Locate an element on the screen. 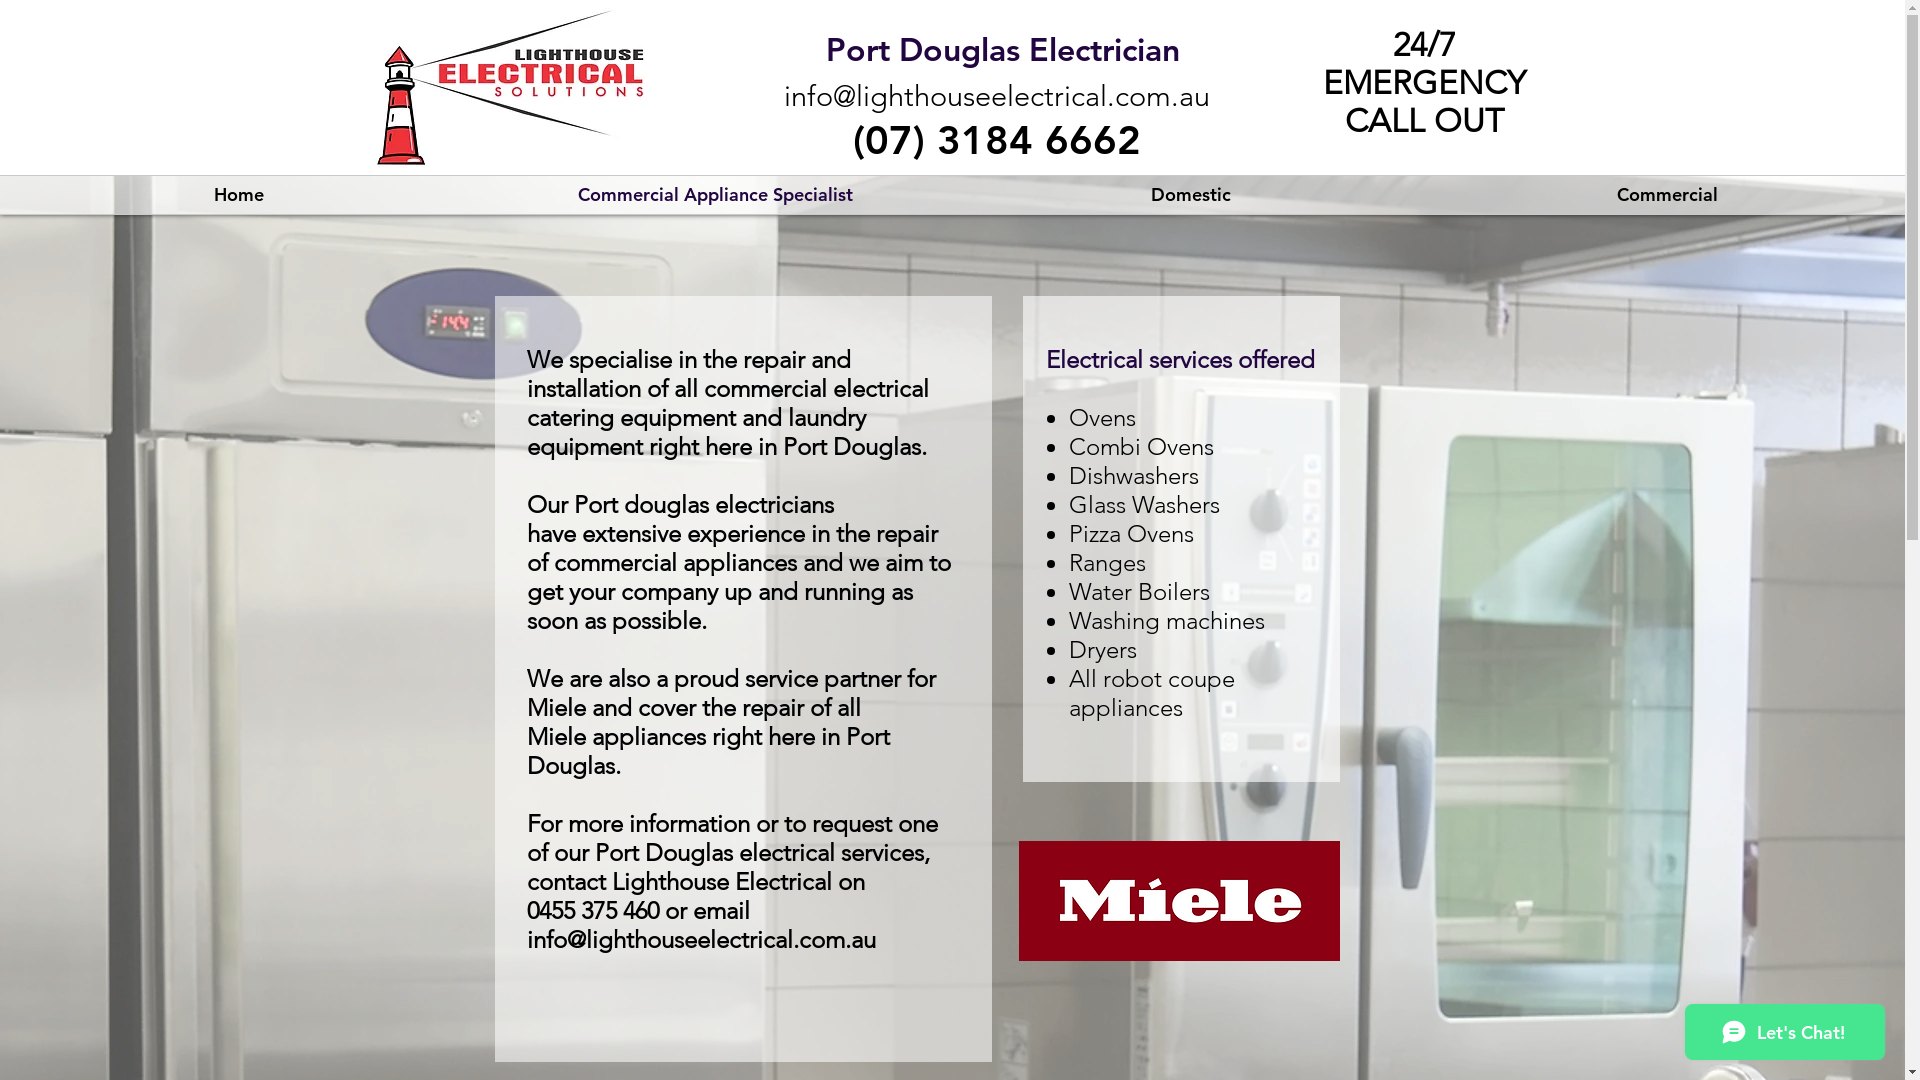  'Domestic' is located at coordinates (1190, 195).